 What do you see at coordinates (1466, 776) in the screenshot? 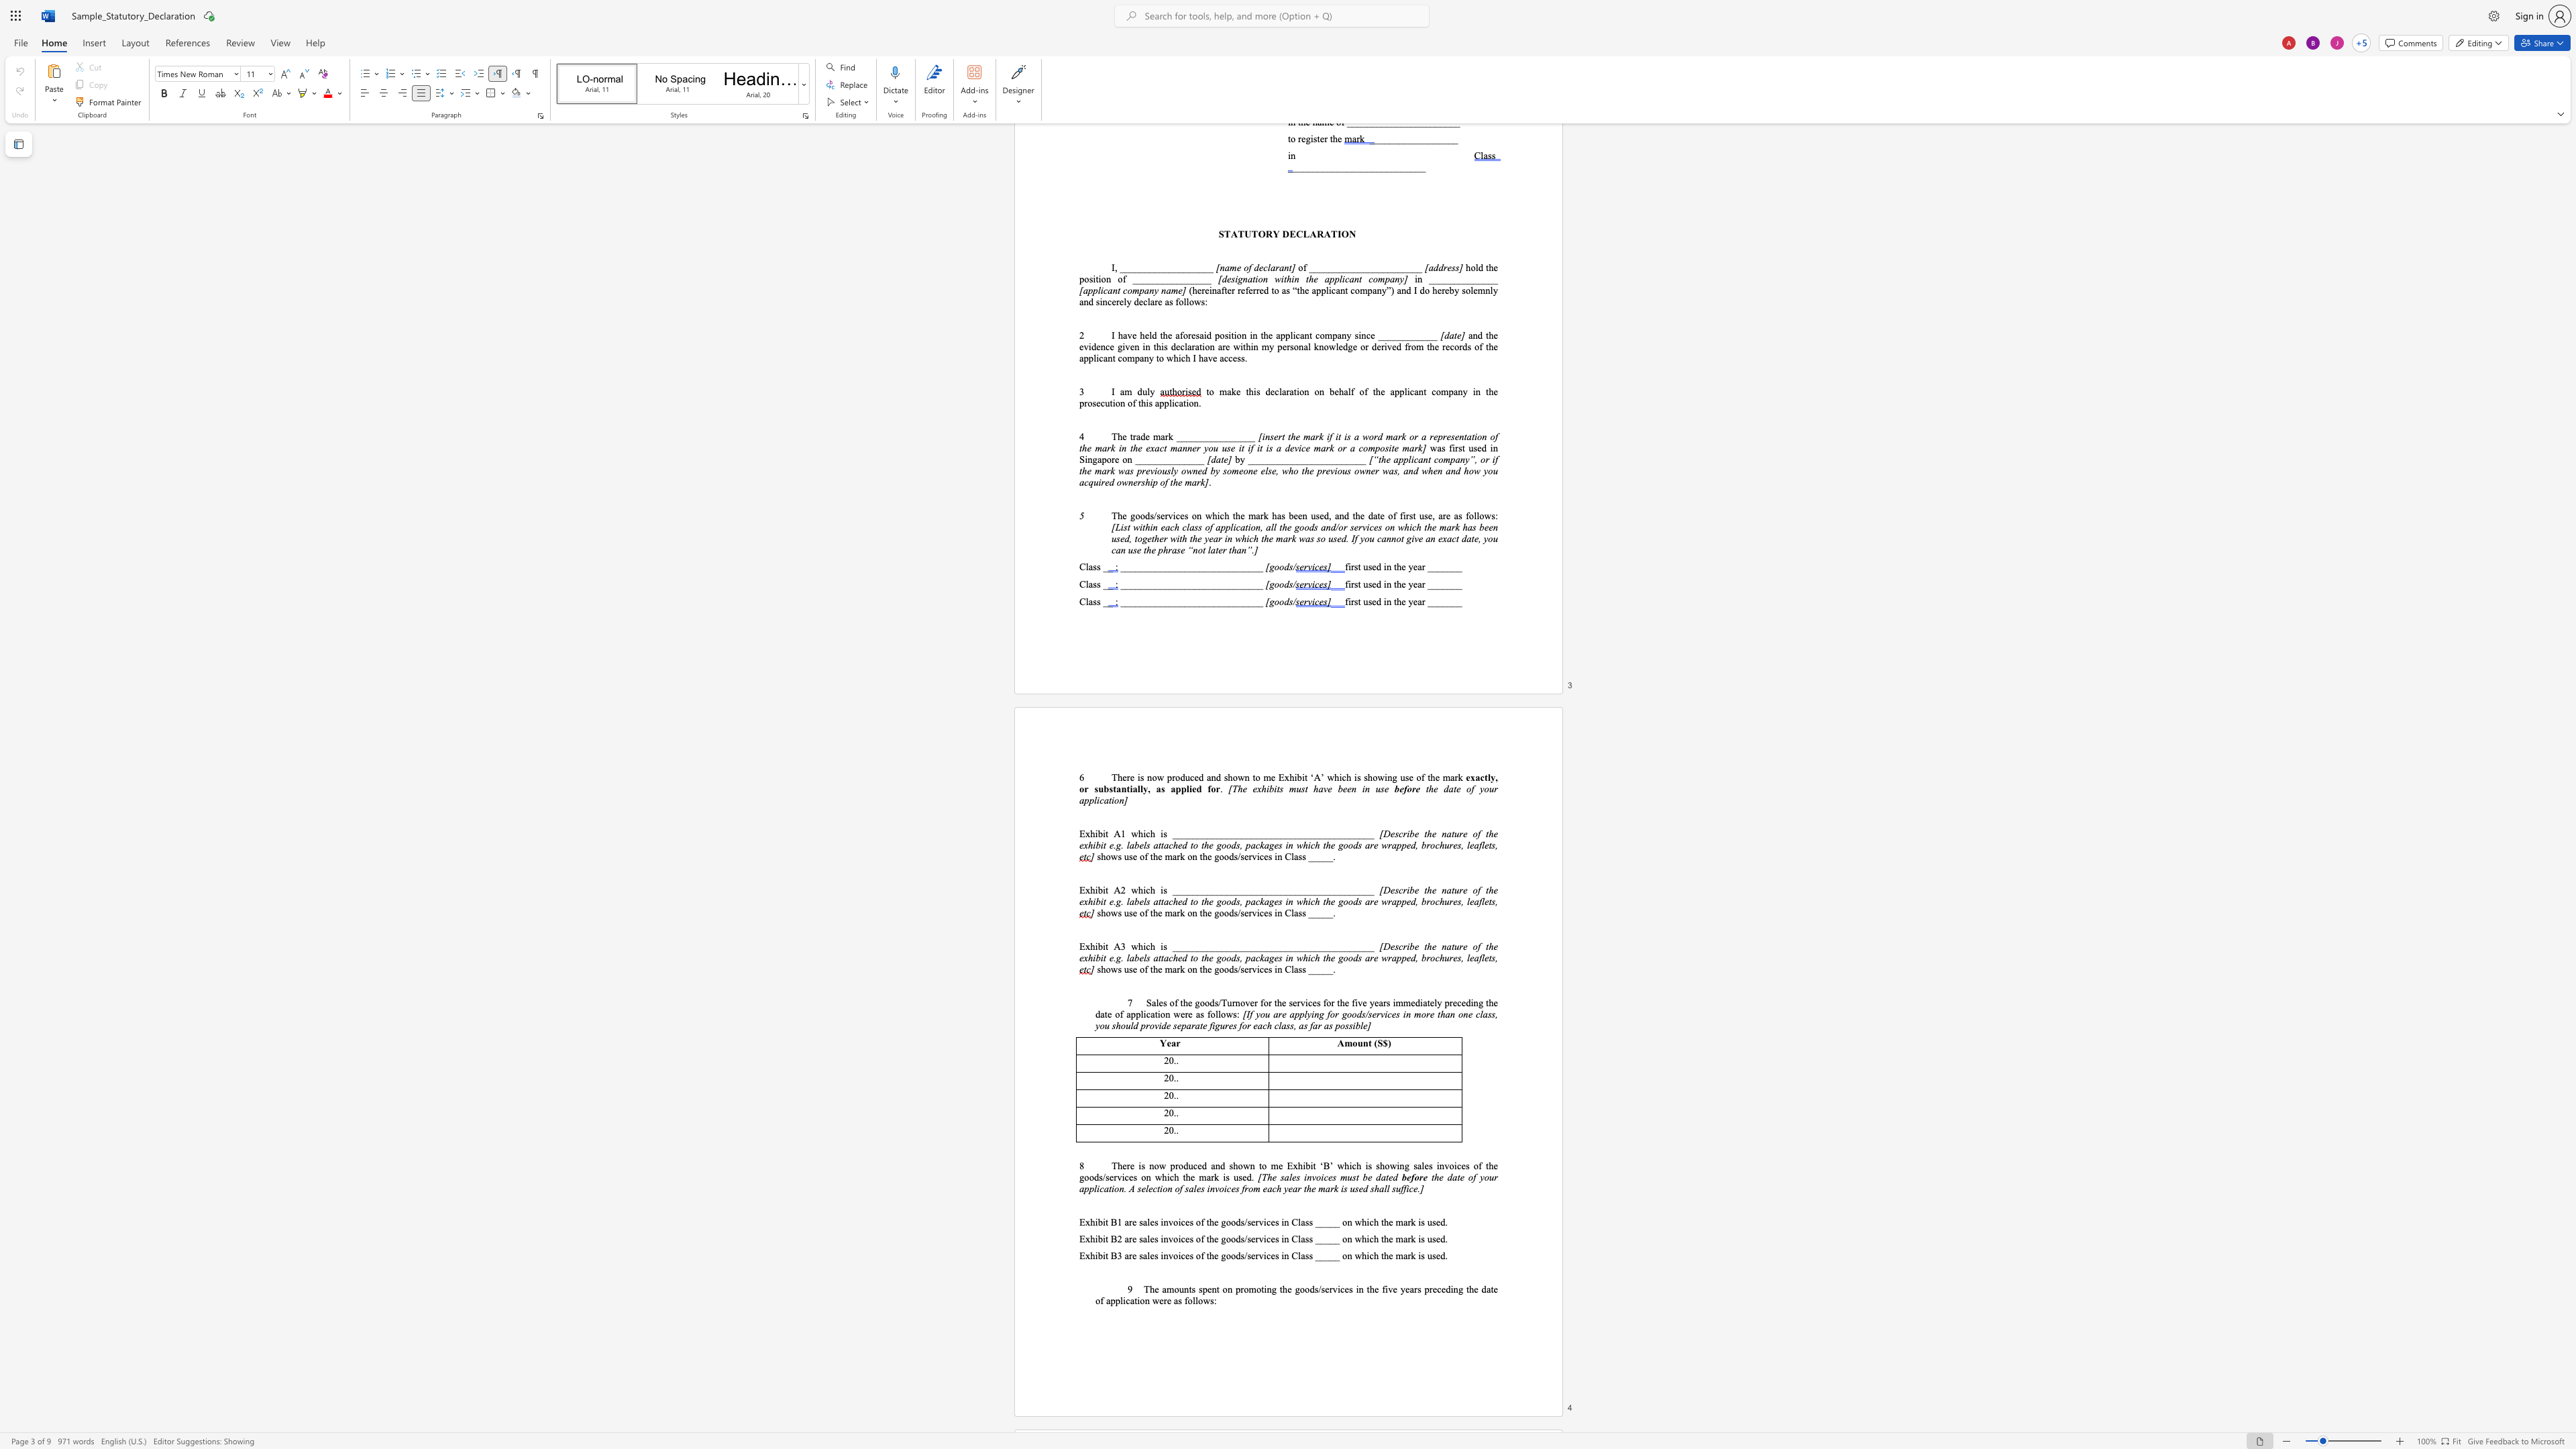
I see `the 1th character "e" in the text` at bounding box center [1466, 776].